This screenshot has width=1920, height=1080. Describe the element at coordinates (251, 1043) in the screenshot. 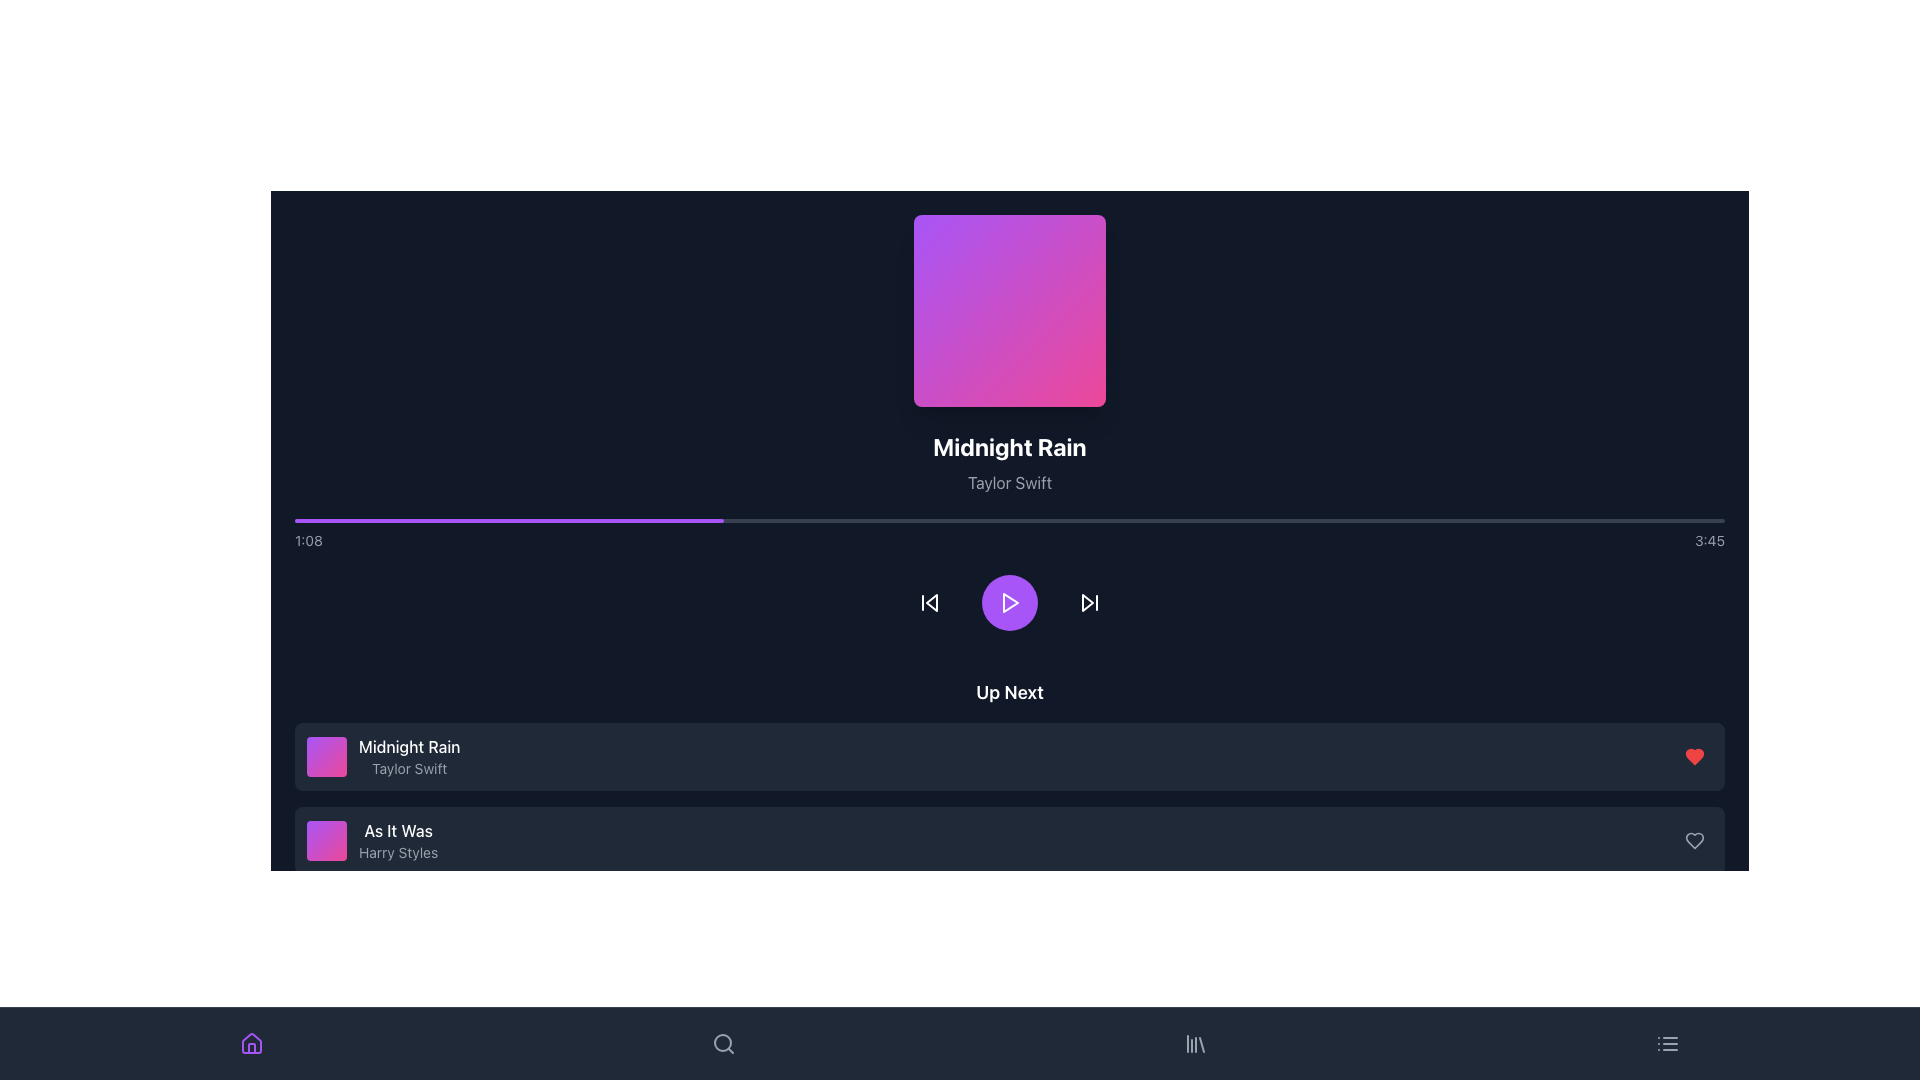

I see `the home button, a vibrant purple icon located at the bottom-left corner of the navigation bar` at that location.